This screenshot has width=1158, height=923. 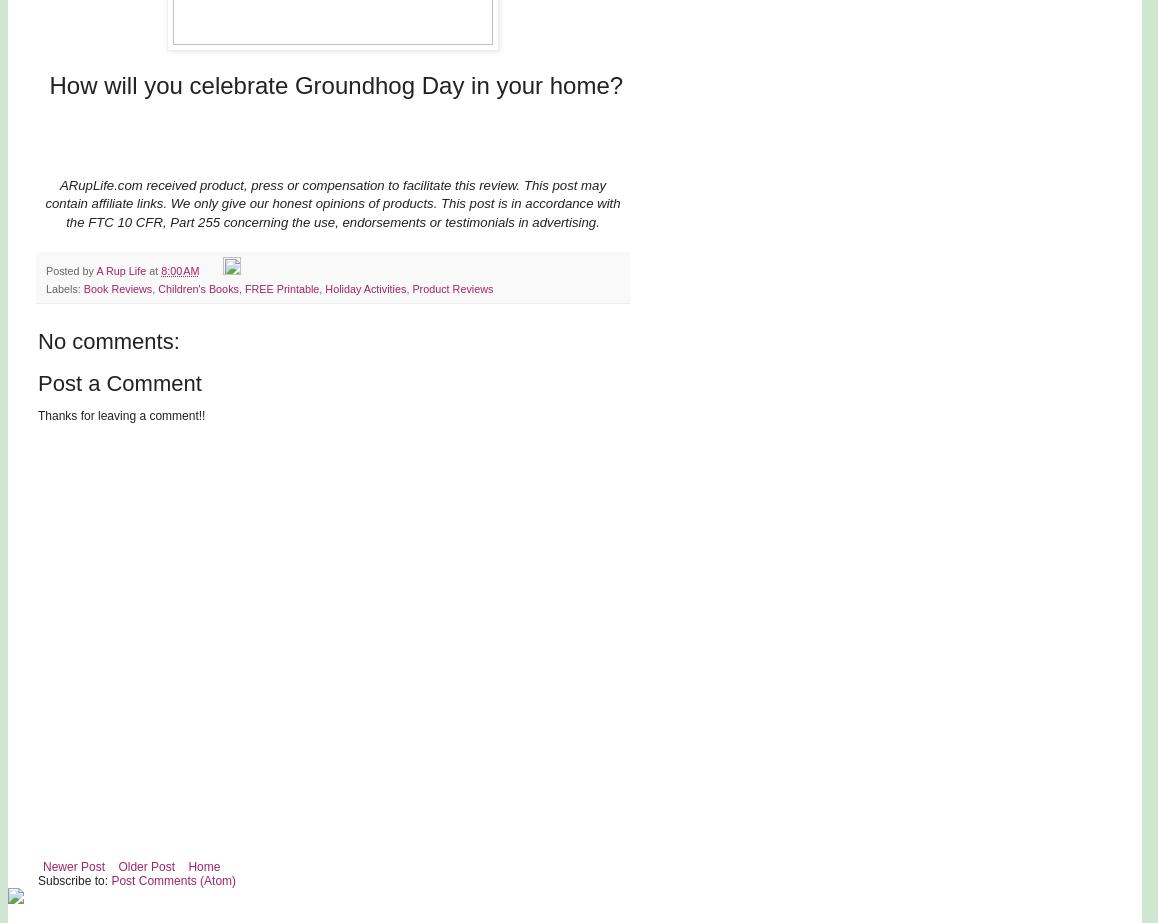 I want to click on 'FREE Printable', so click(x=242, y=287).